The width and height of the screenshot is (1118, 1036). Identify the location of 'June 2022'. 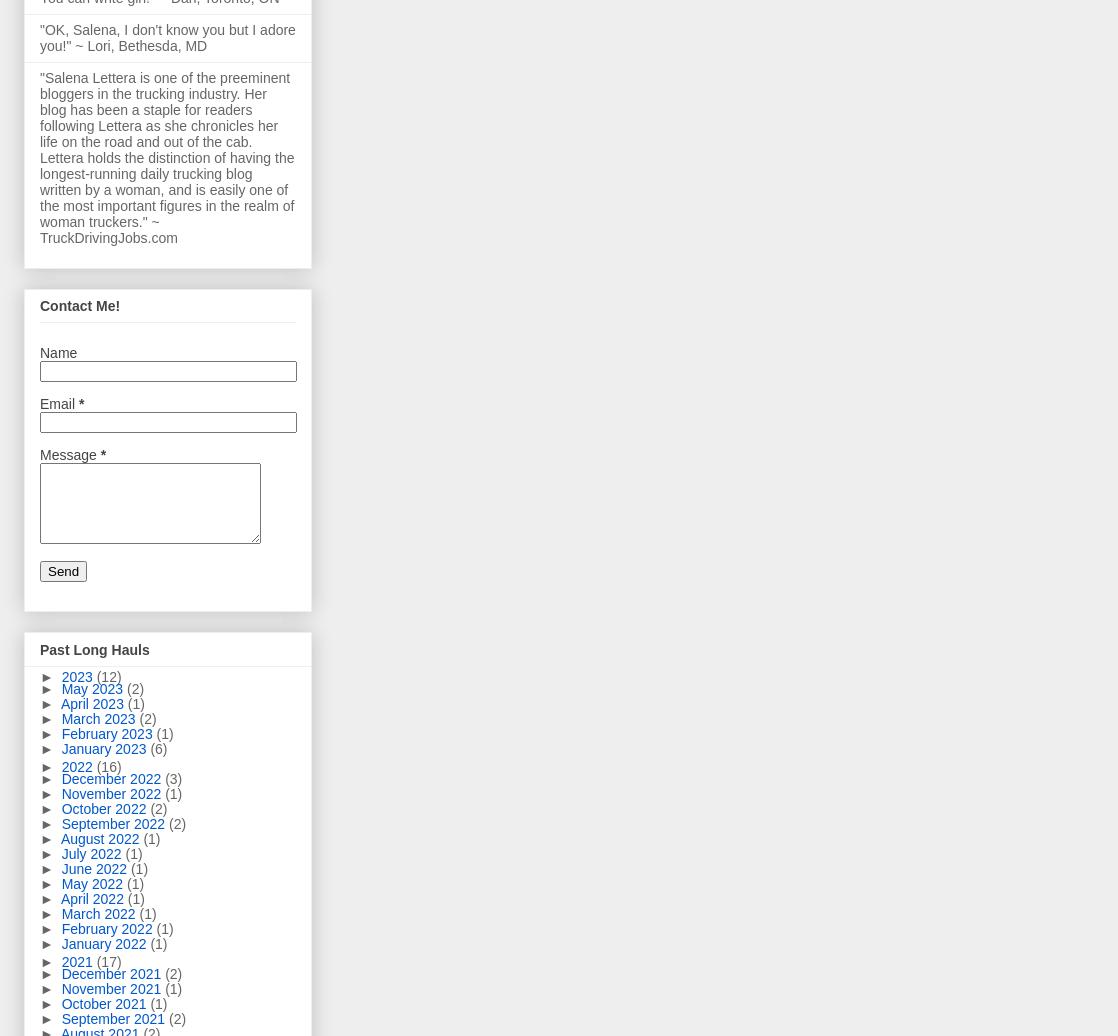
(95, 867).